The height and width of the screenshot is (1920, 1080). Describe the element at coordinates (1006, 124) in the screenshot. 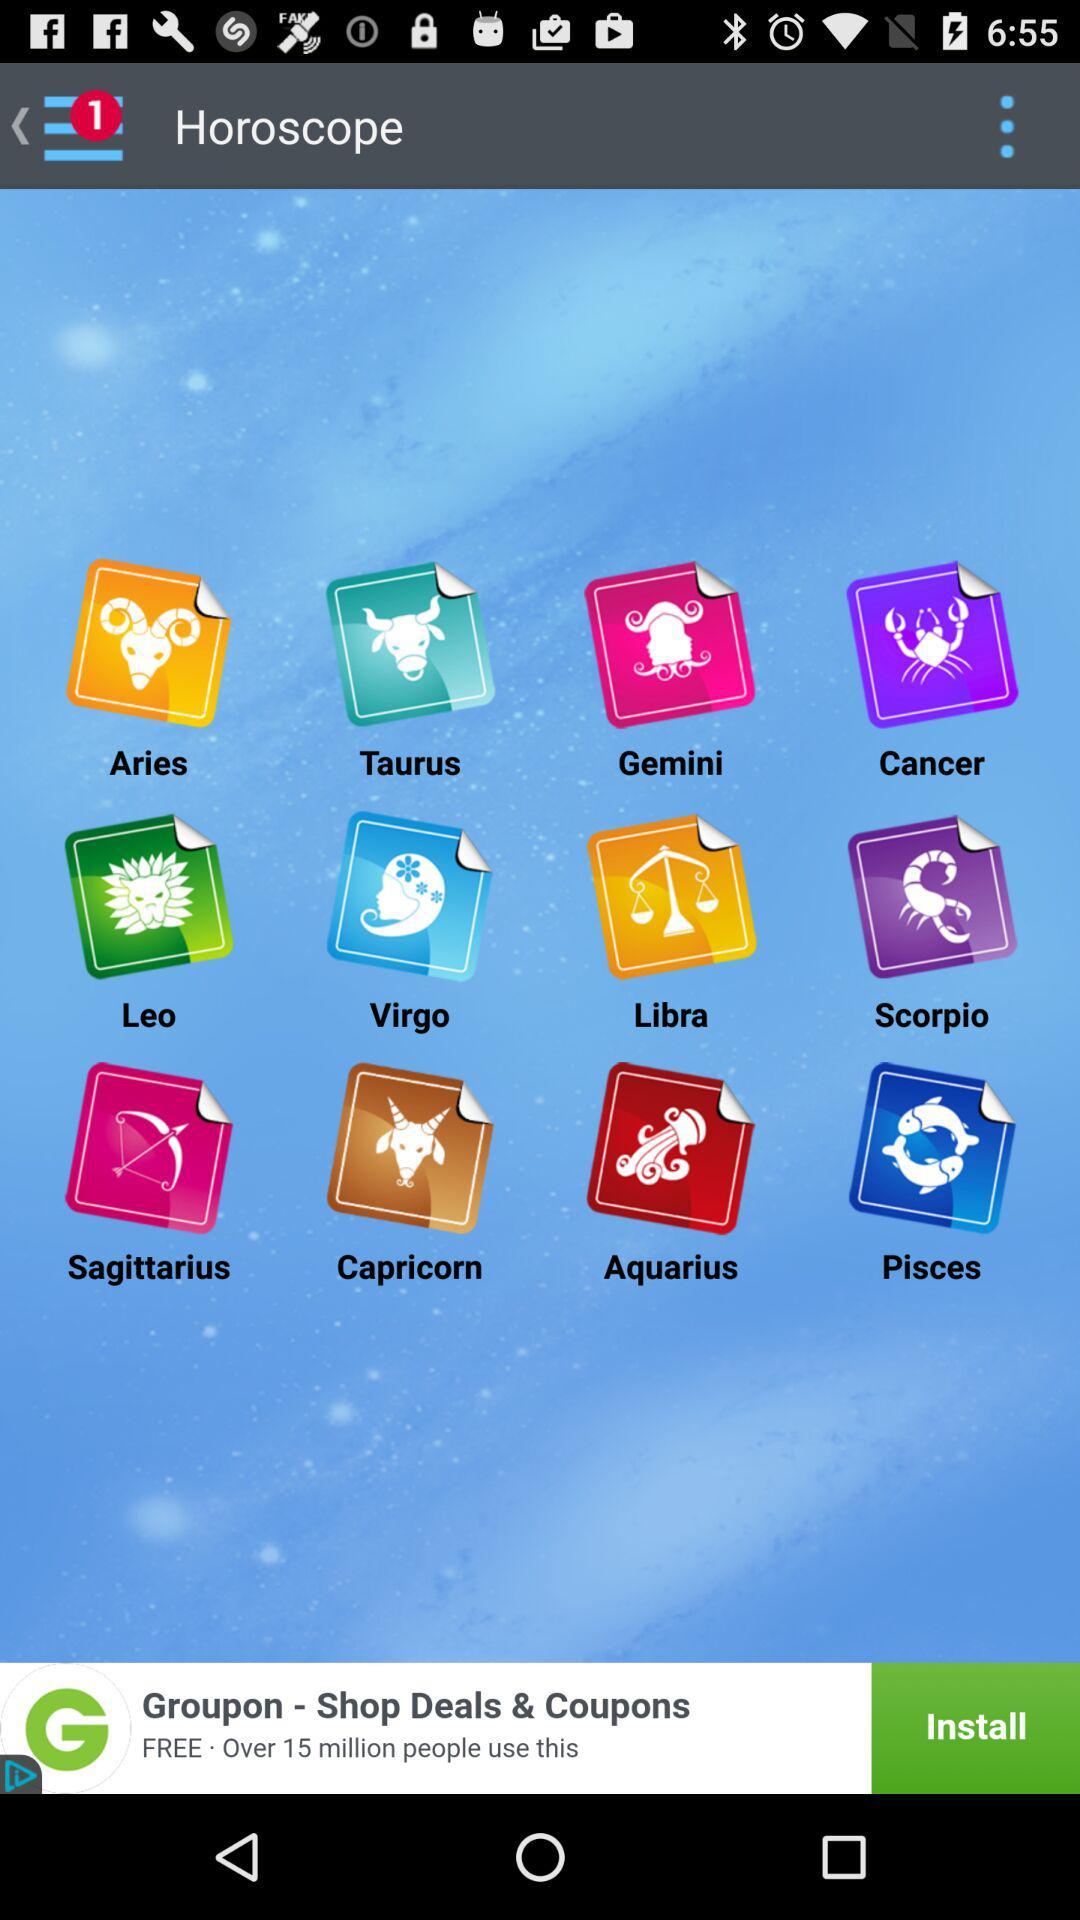

I see `app option` at that location.